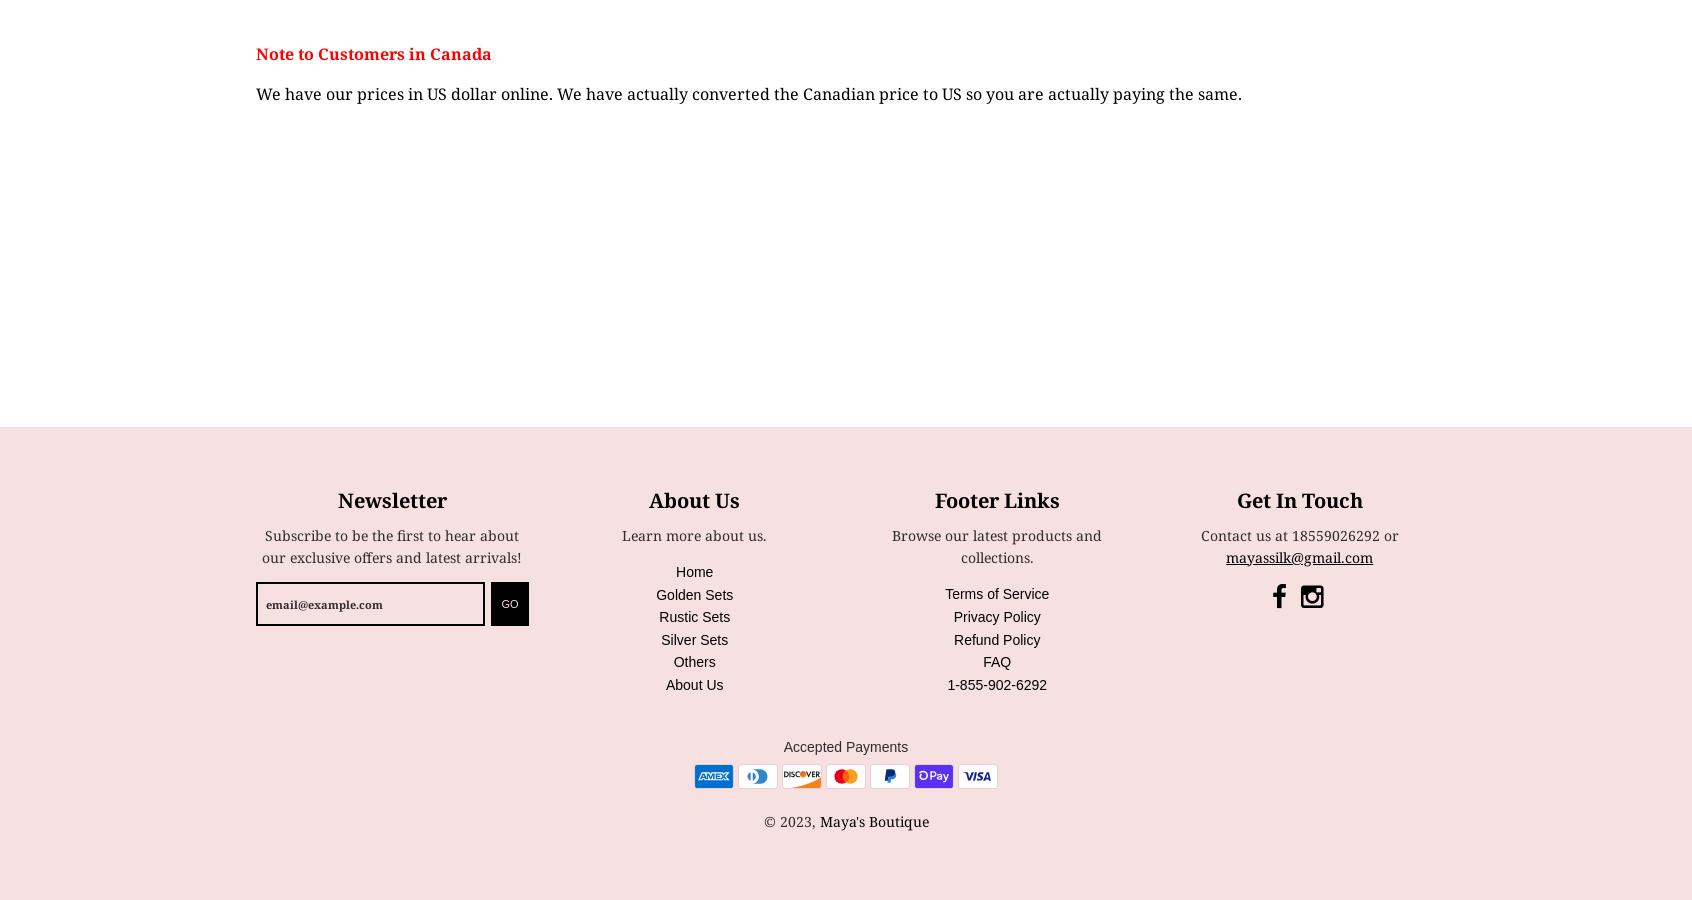 The height and width of the screenshot is (900, 1692). What do you see at coordinates (694, 594) in the screenshot?
I see `'Golden Sets'` at bounding box center [694, 594].